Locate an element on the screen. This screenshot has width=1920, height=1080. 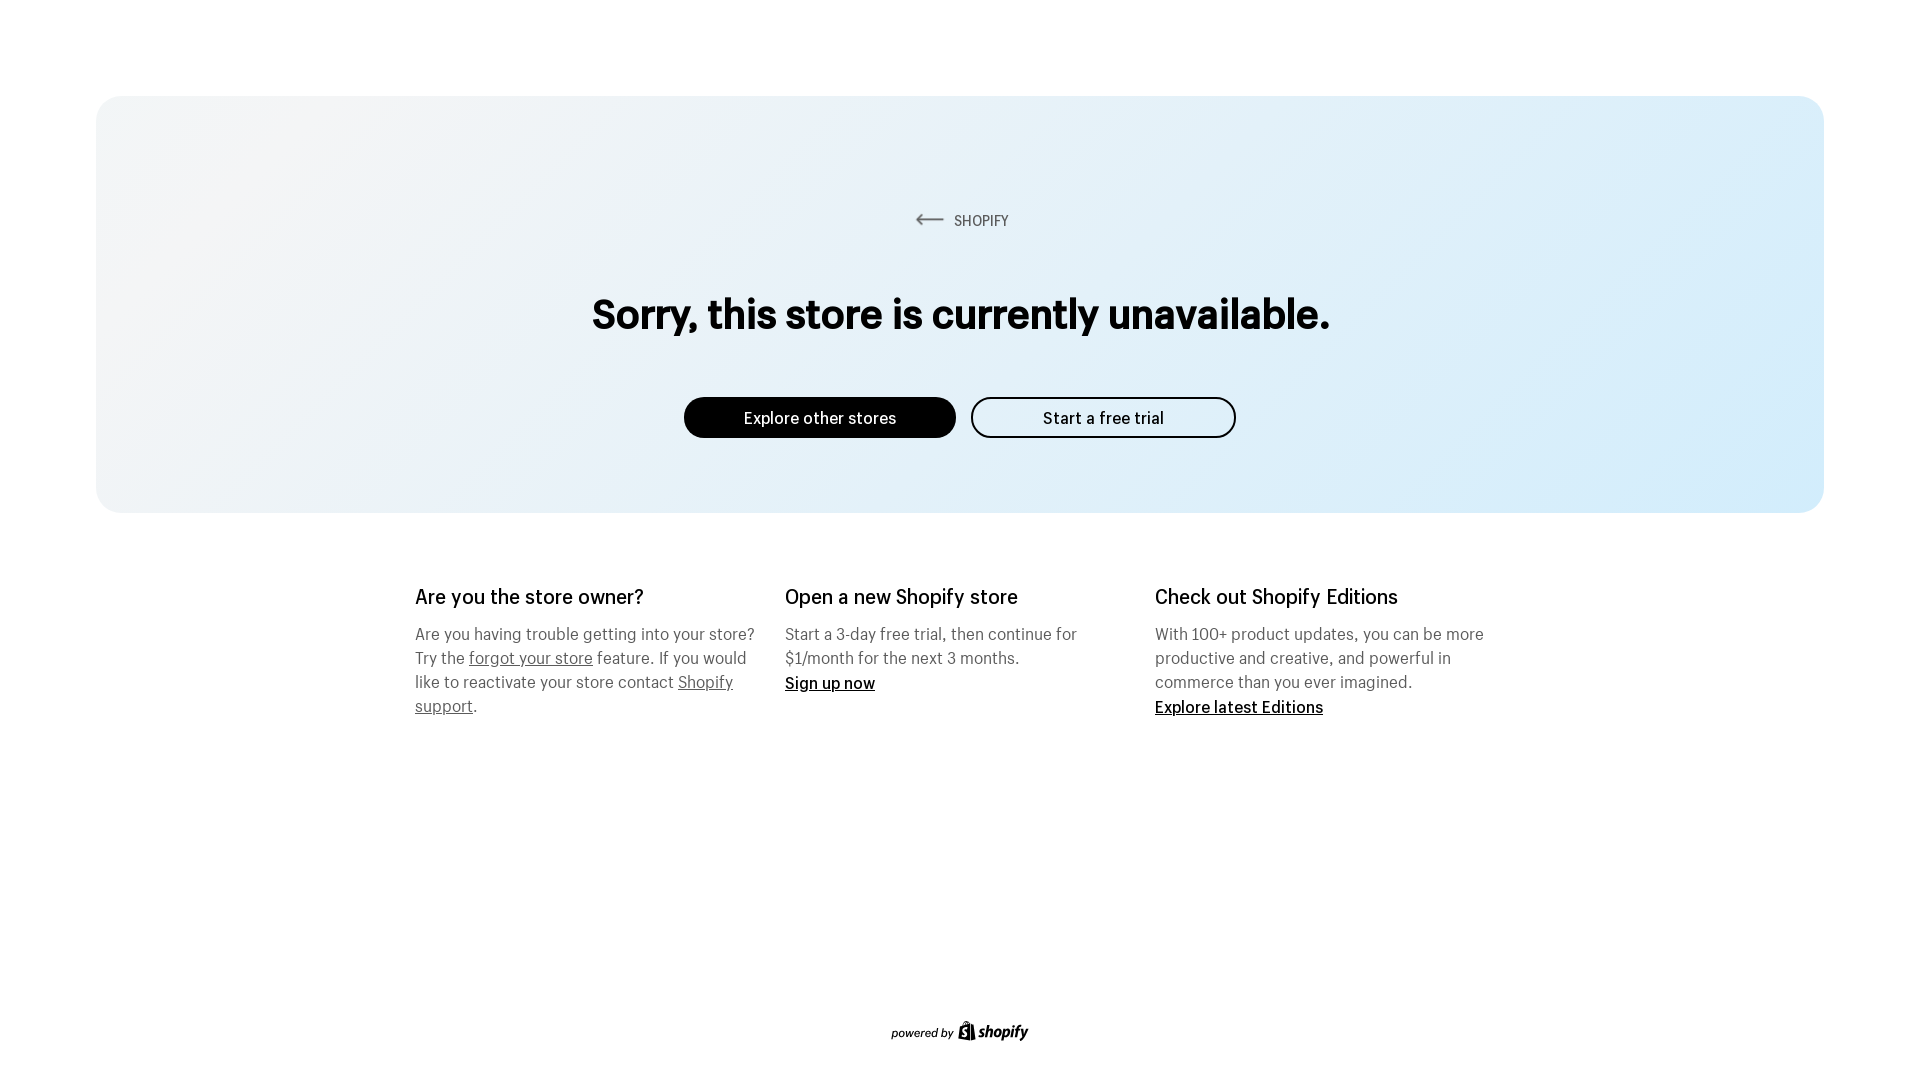
'Sign up now' is located at coordinates (830, 681).